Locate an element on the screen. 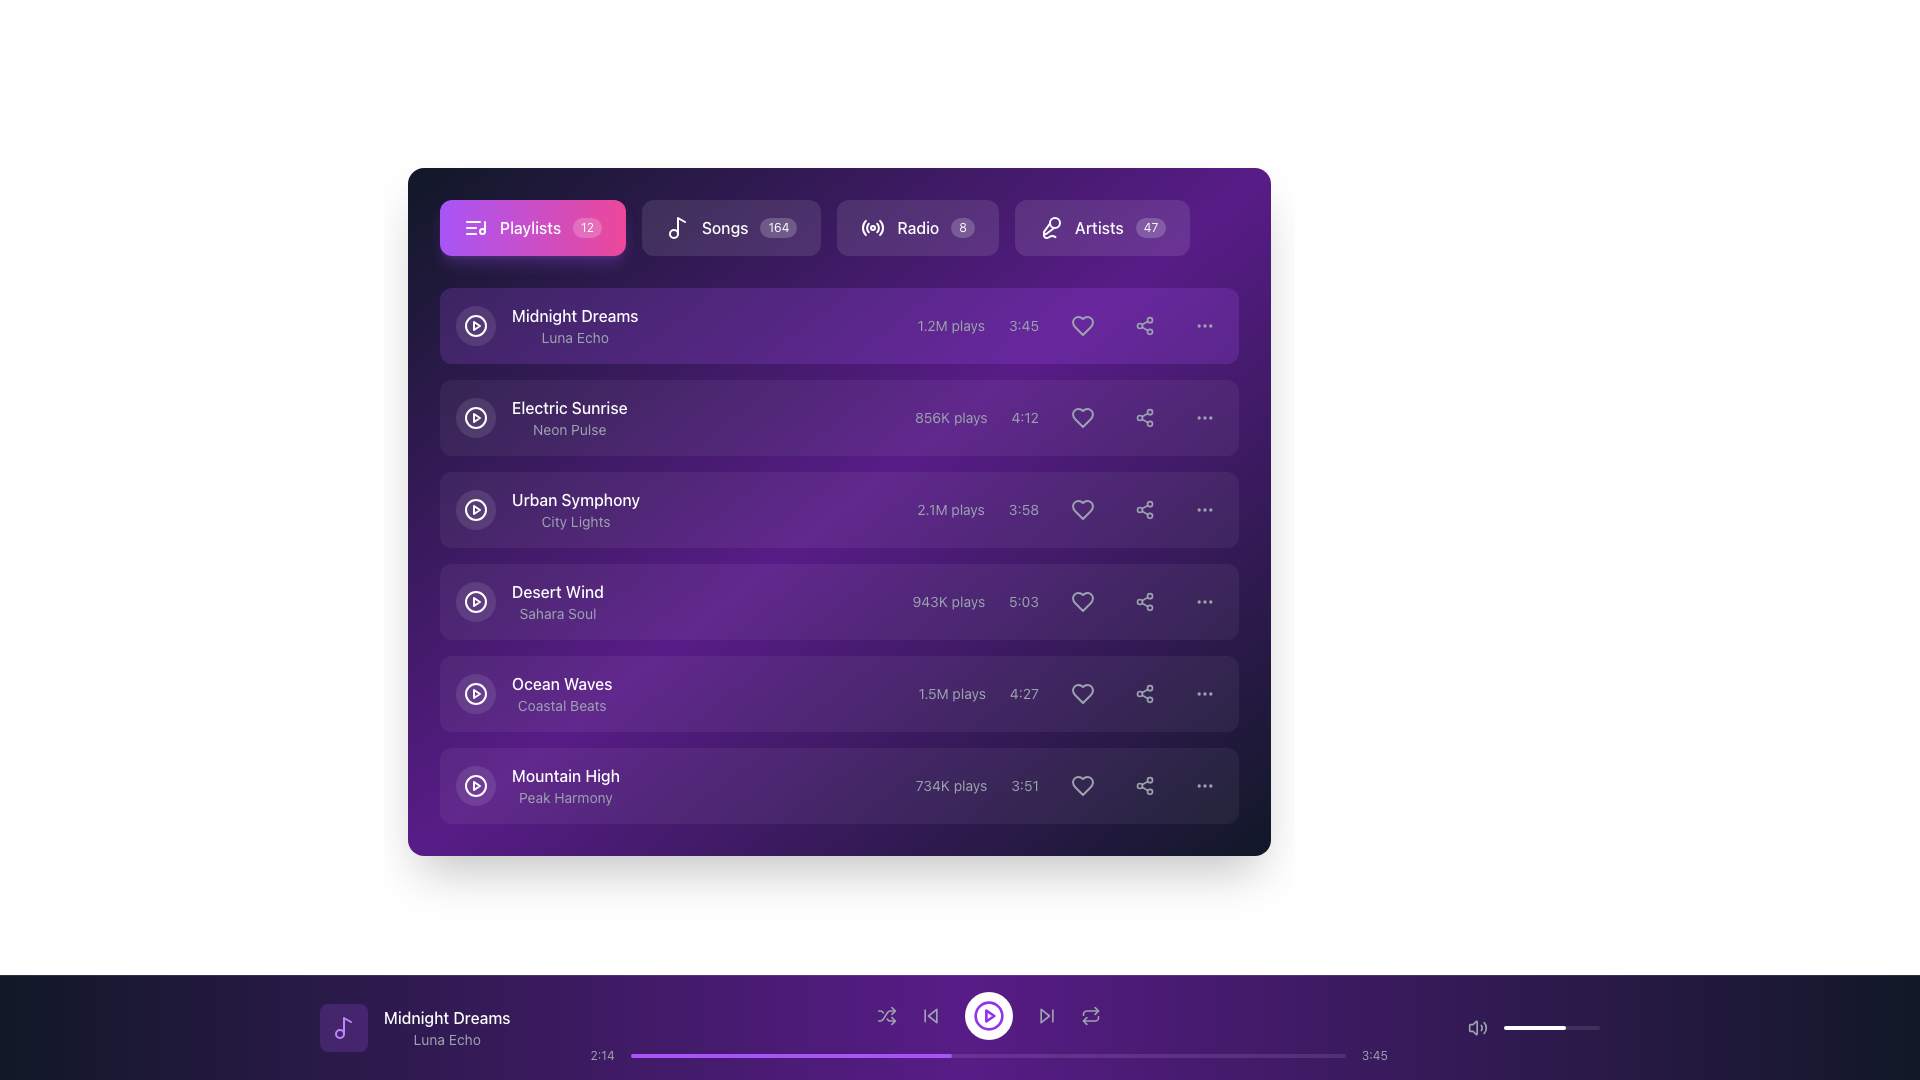 The image size is (1920, 1080). title of the music track displayed in the text label, which is part of the last entry in the playlist on the right-hand side of the card UI component is located at coordinates (565, 774).